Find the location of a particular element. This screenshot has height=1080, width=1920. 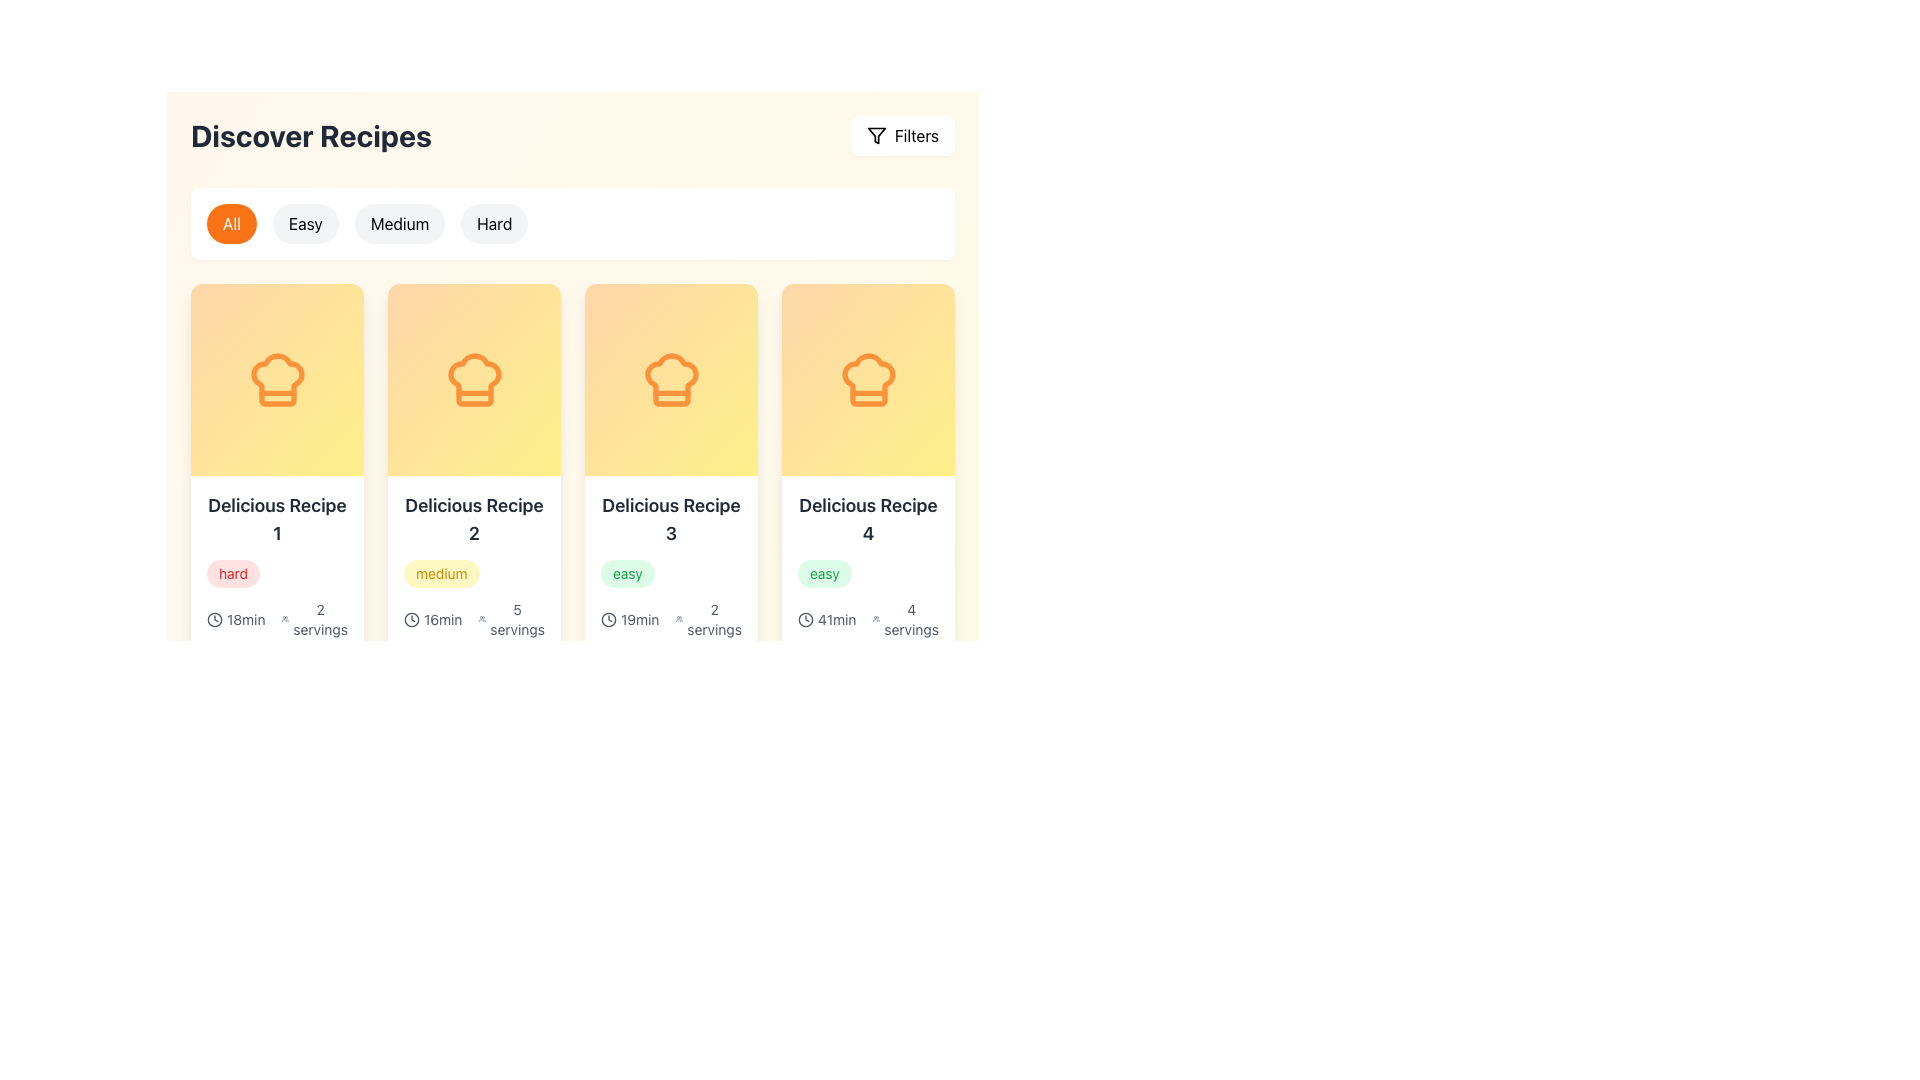

the servings icon located in the '2 servings' section of the 'Delicious Recipe 3' card, which visually represents multiple user silhouettes is located at coordinates (679, 619).